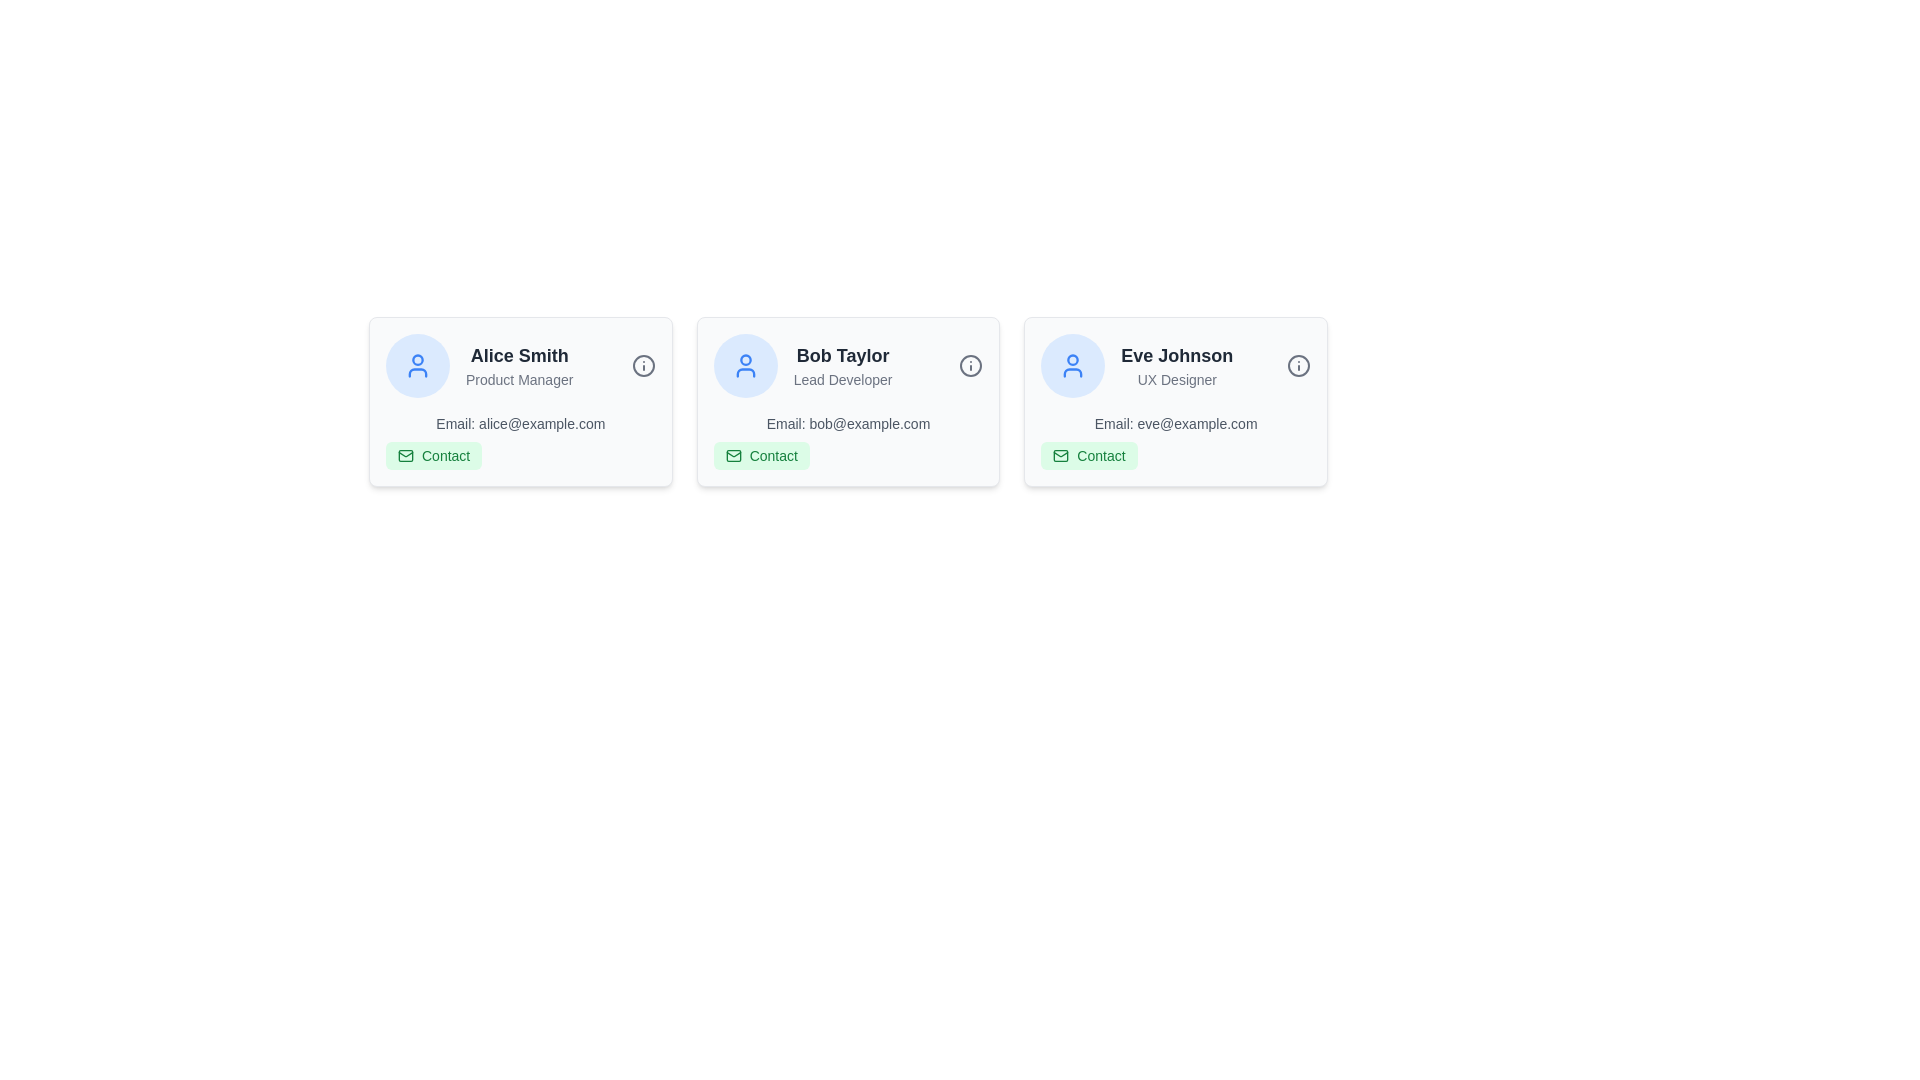 The width and height of the screenshot is (1920, 1080). Describe the element at coordinates (1088, 455) in the screenshot. I see `the contact action button located beneath the email address 'eve@example.com' in the card for 'Eve Johnson'` at that location.